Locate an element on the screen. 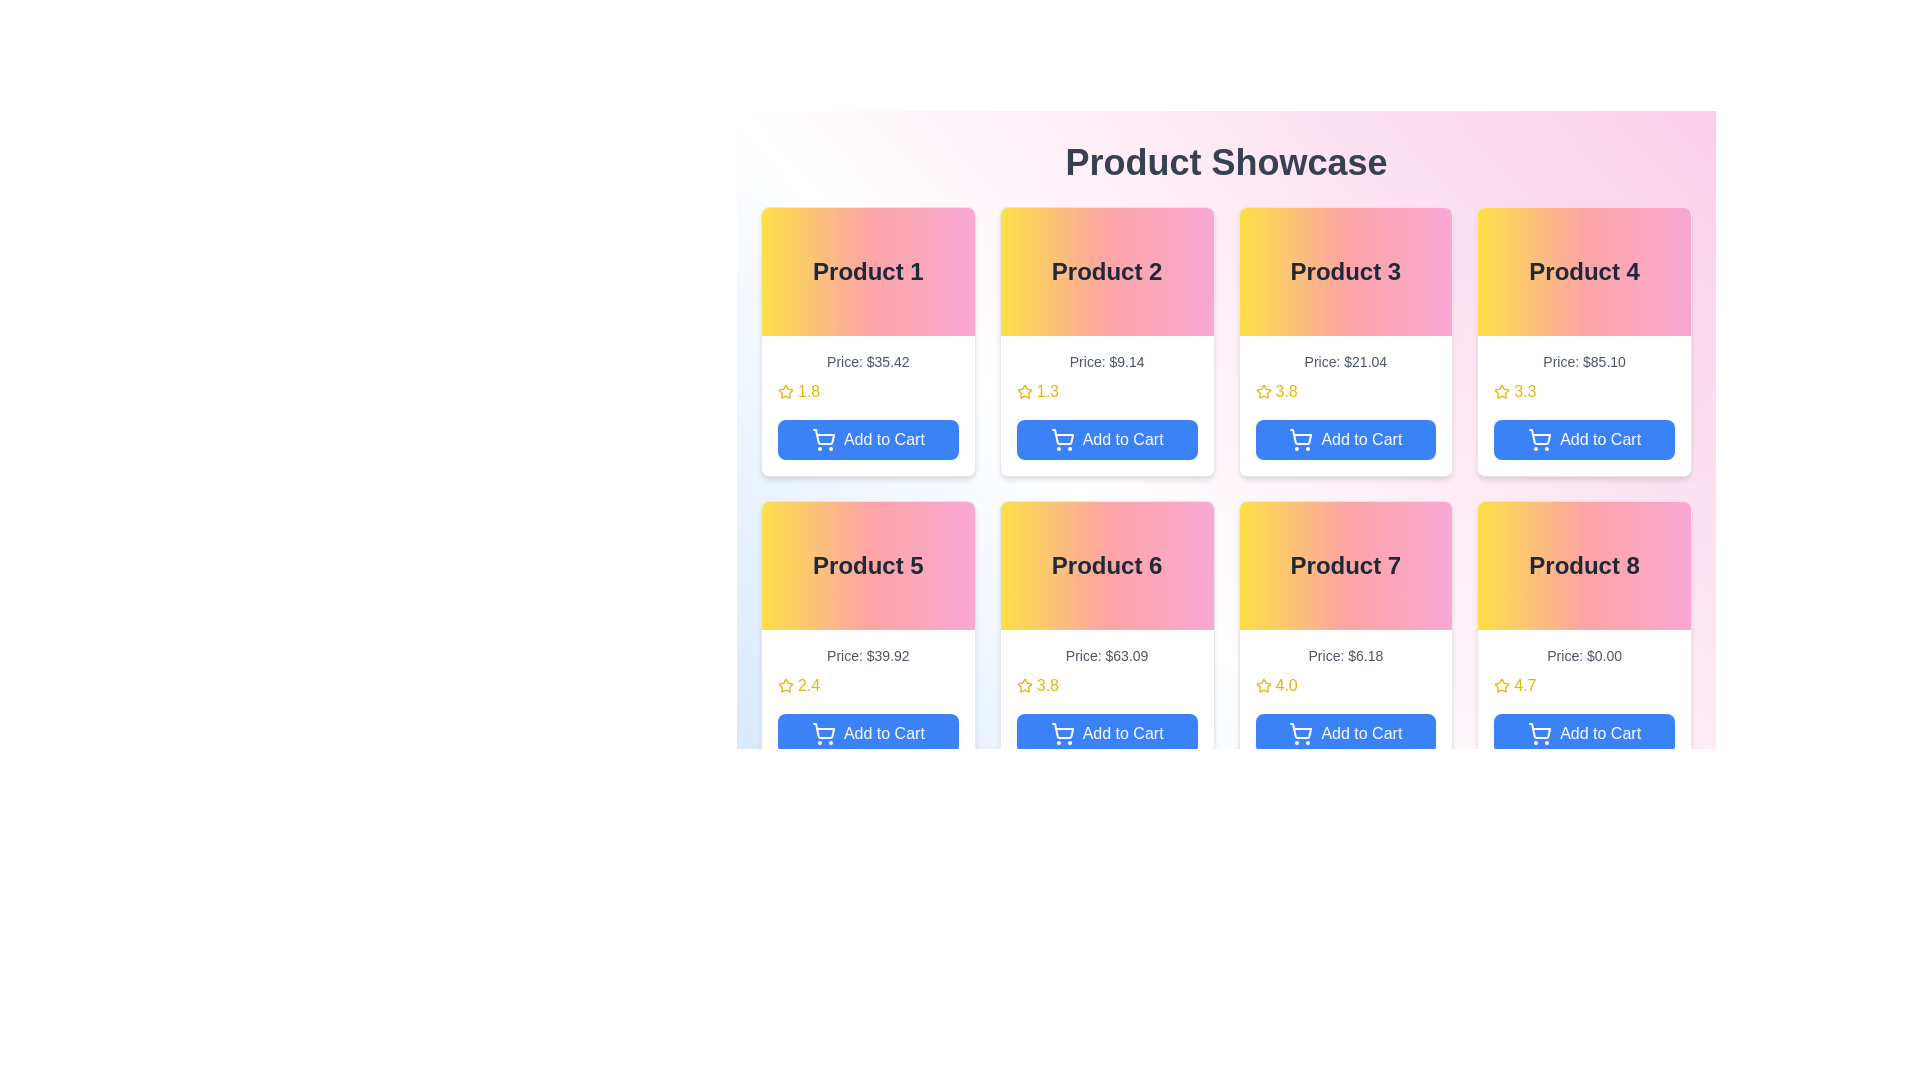 This screenshot has width=1920, height=1080. the text label displaying 'Price: $0.00', which is styled in muted gray and positioned above the rating display and 'Add to Cart' button in the bottom-right corner of the grid layout is located at coordinates (1583, 655).